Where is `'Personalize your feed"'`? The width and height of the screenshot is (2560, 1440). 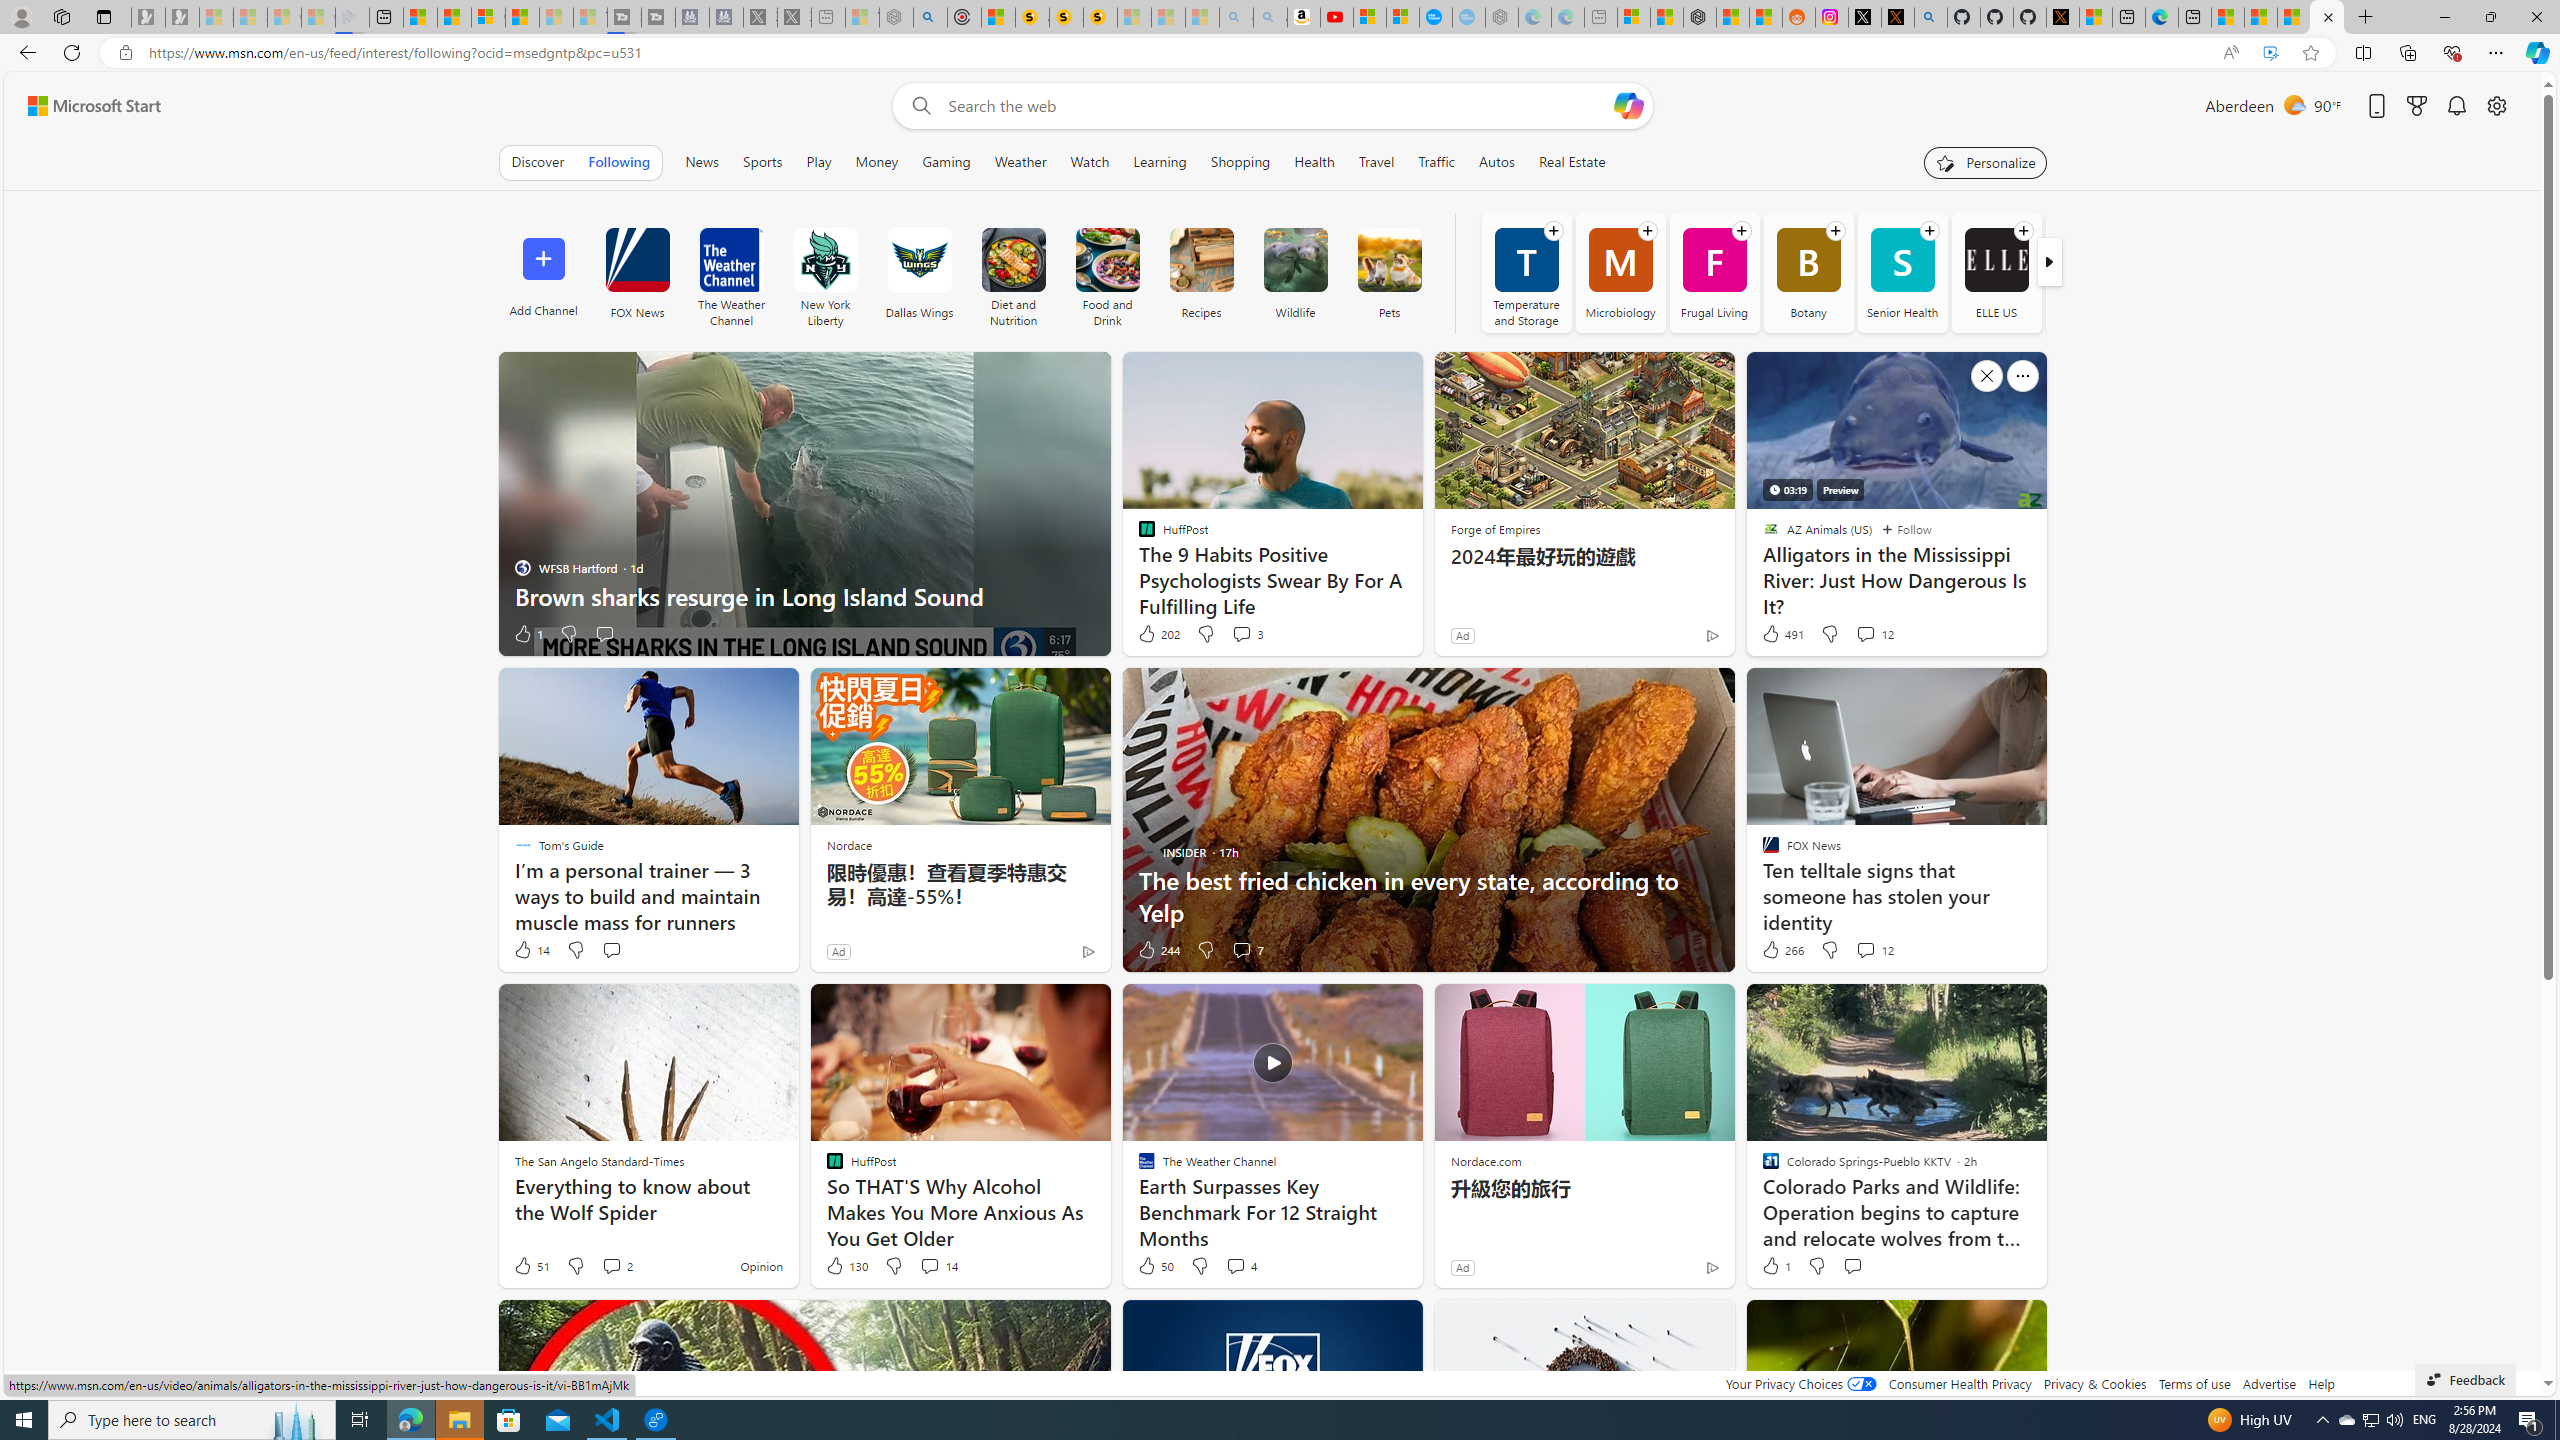 'Personalize your feed"' is located at coordinates (1985, 161).